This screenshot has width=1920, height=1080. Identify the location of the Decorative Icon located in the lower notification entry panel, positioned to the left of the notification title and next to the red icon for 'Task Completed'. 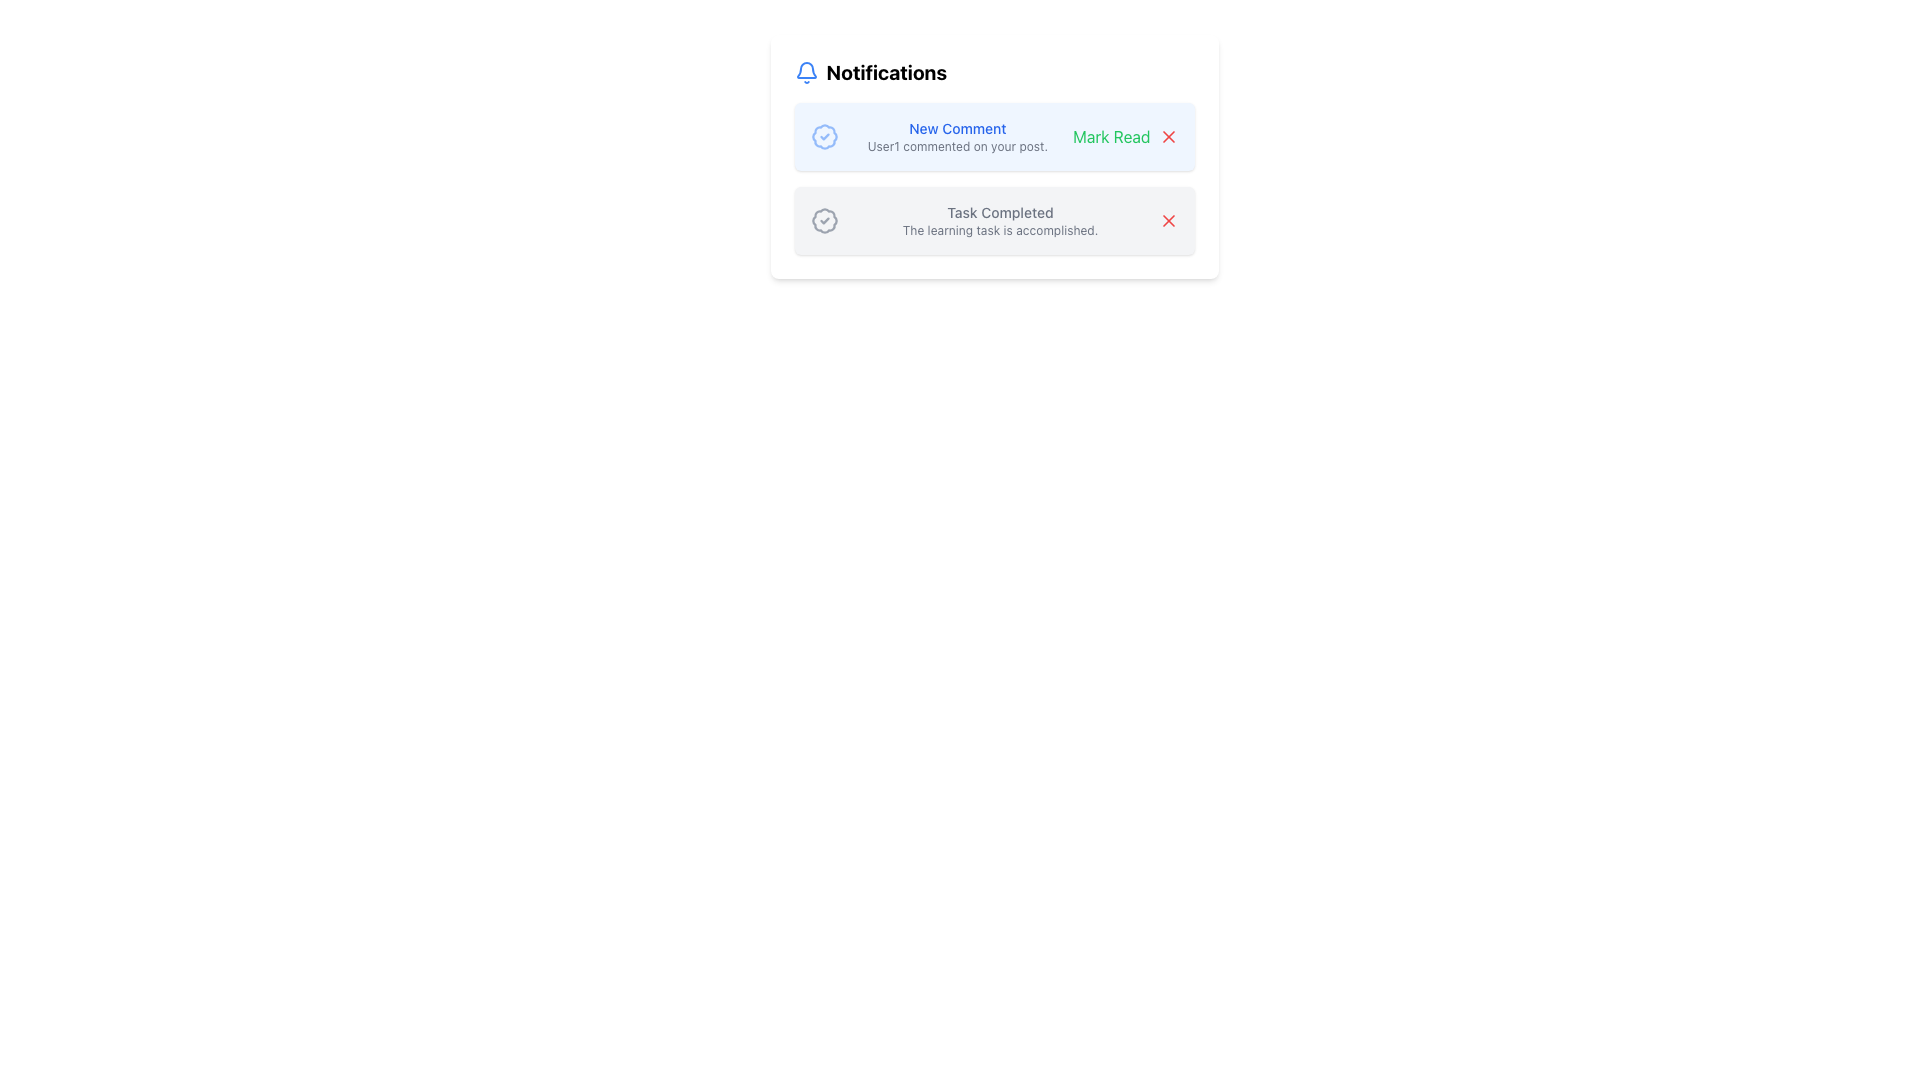
(824, 220).